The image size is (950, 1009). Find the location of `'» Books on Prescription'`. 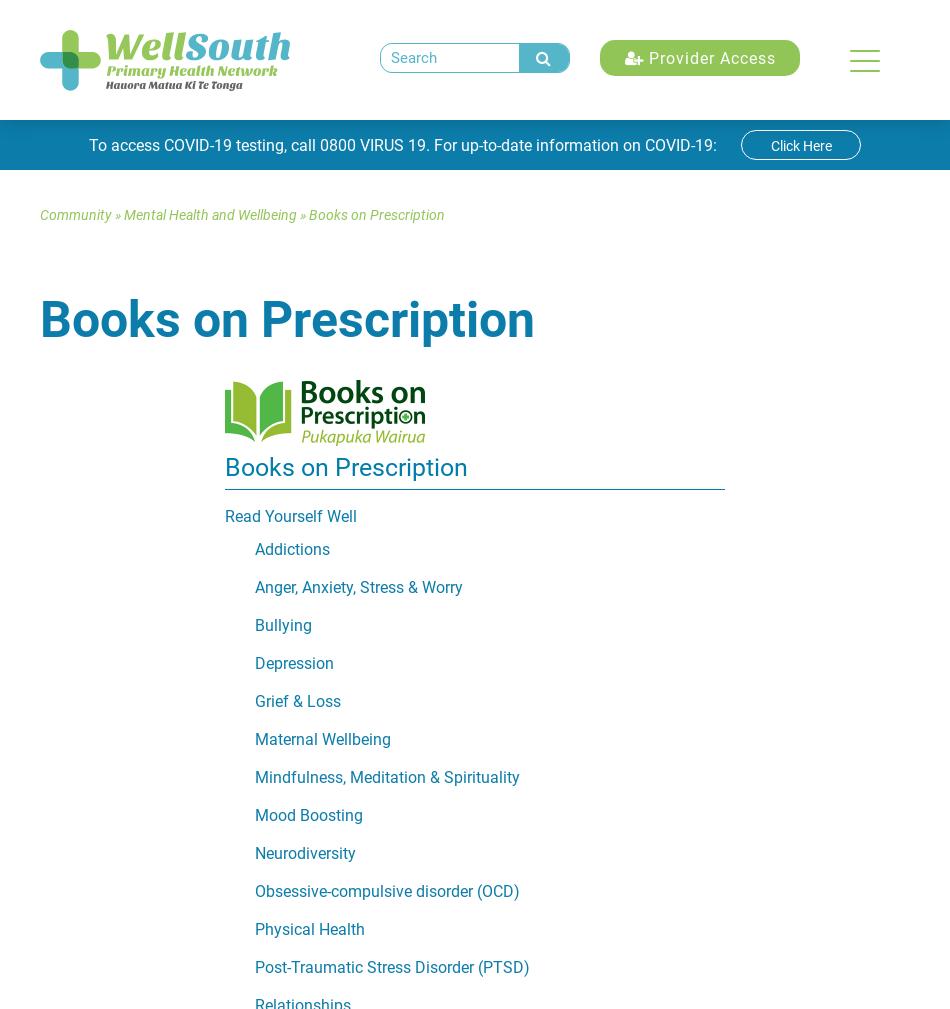

'» Books on Prescription' is located at coordinates (369, 214).